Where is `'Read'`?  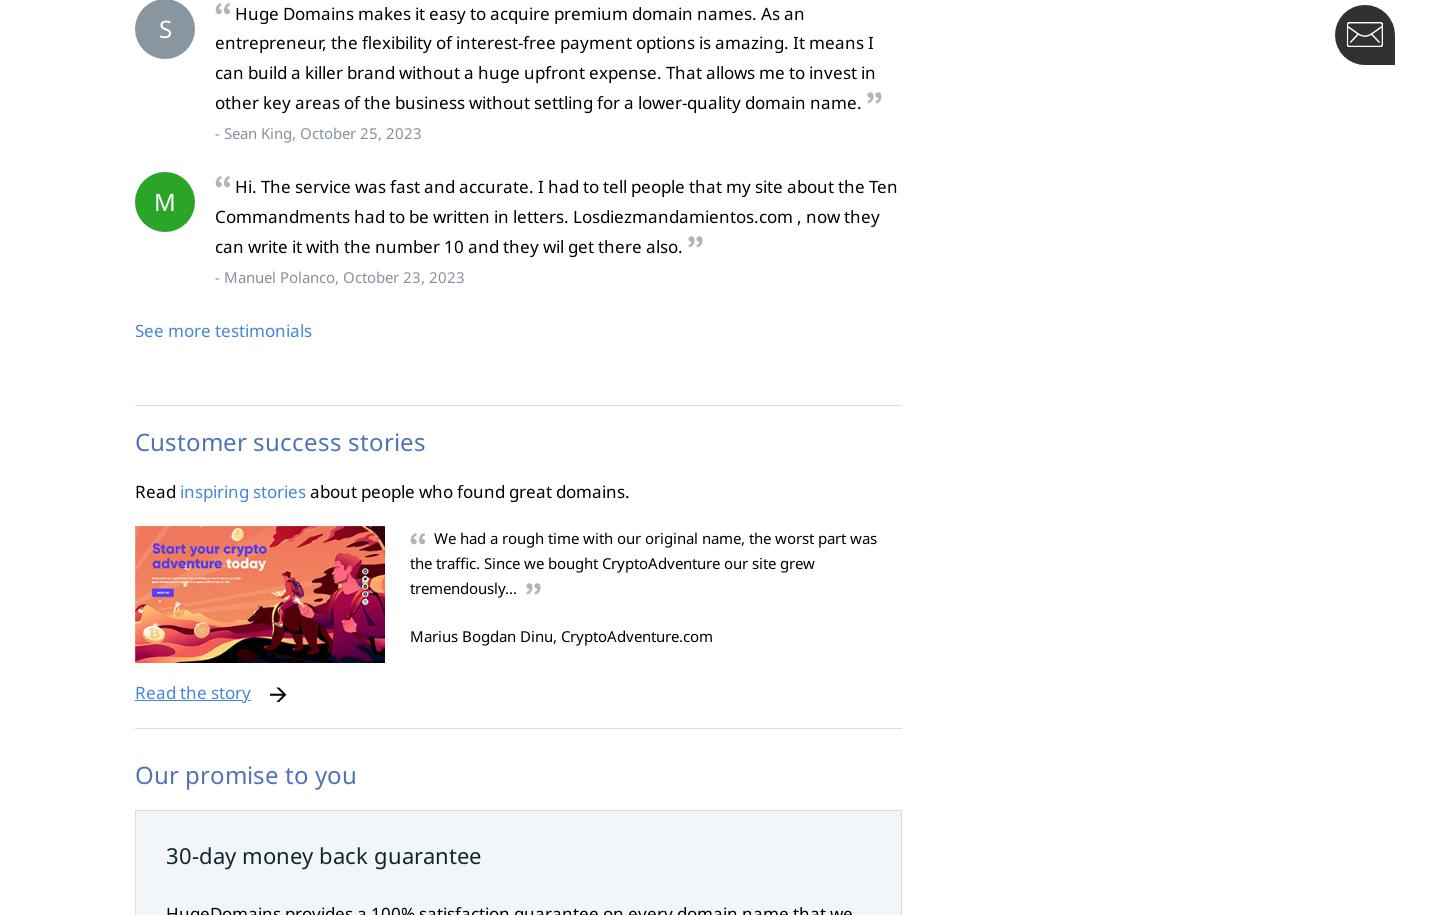
'Read' is located at coordinates (156, 489).